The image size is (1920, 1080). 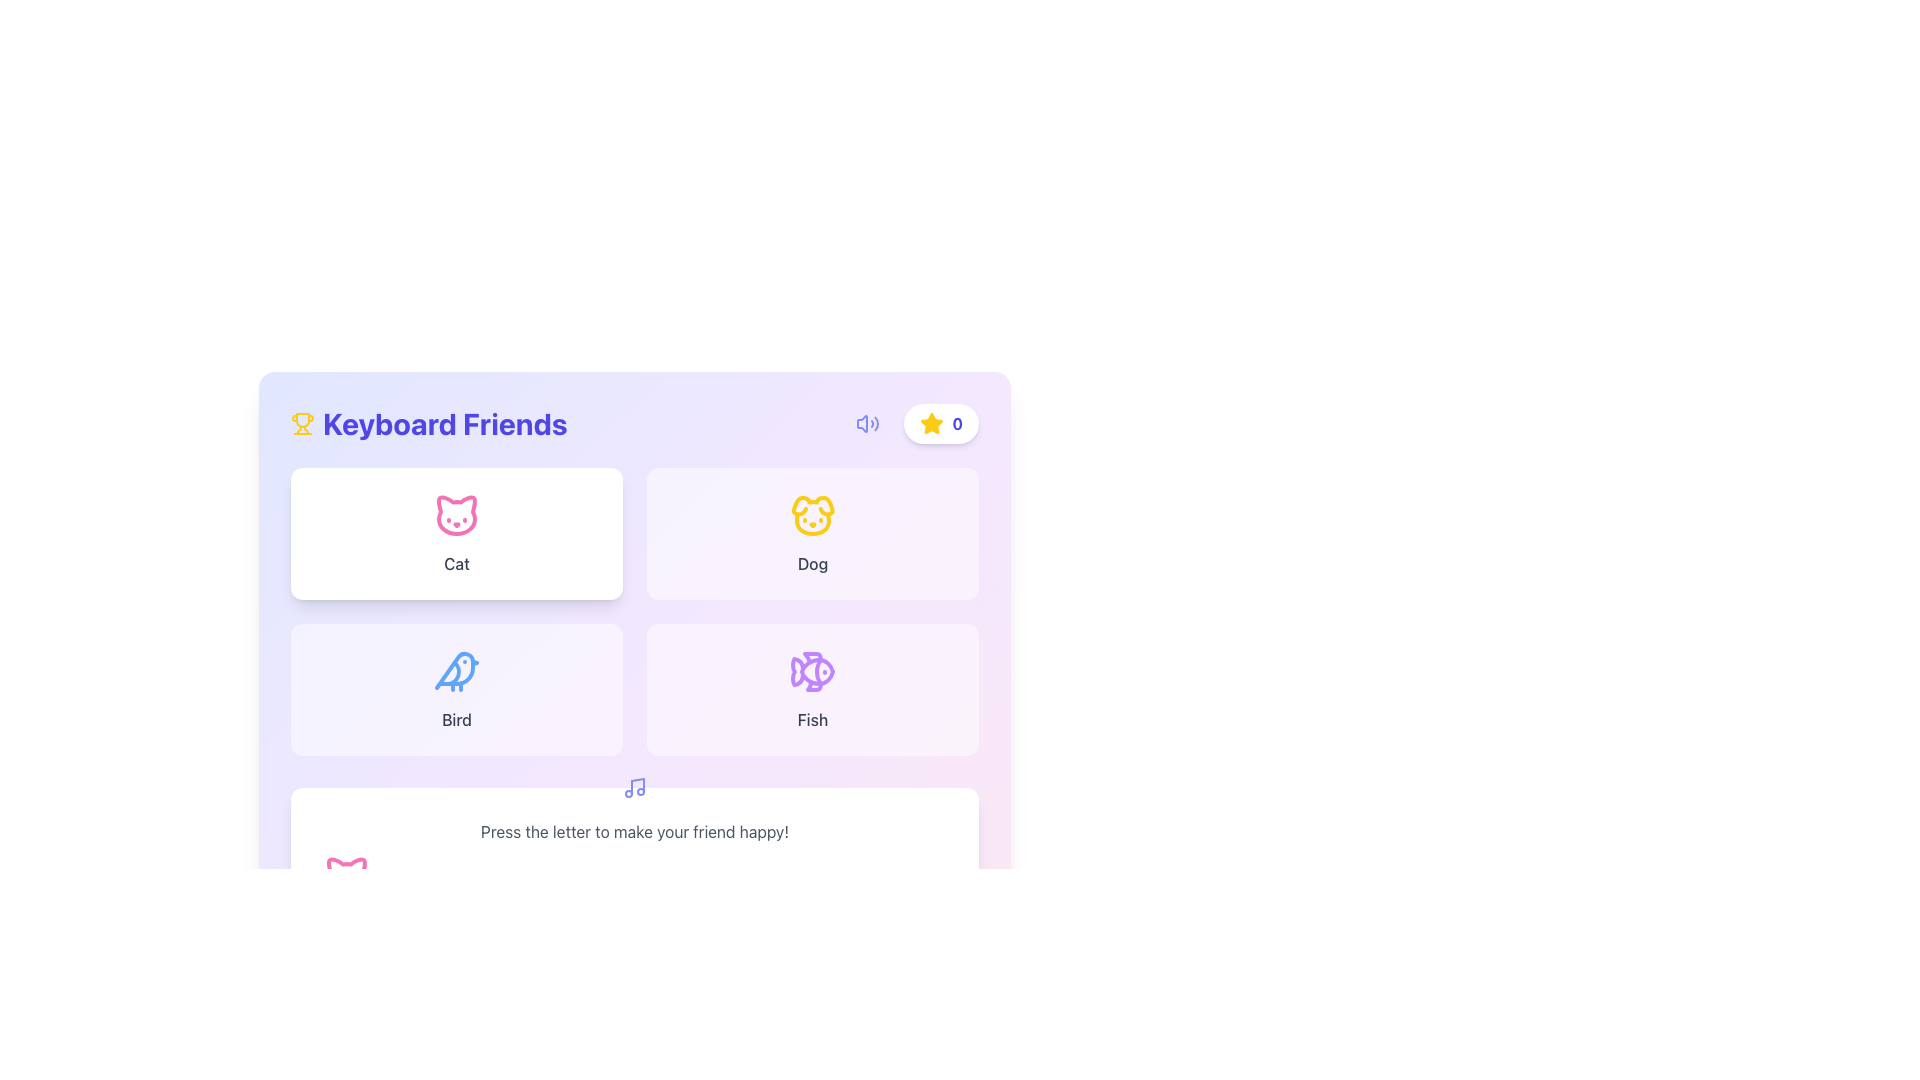 I want to click on the rectangular button with a soft purple background and a yellow dog icon labeled 'Dog', so click(x=812, y=532).